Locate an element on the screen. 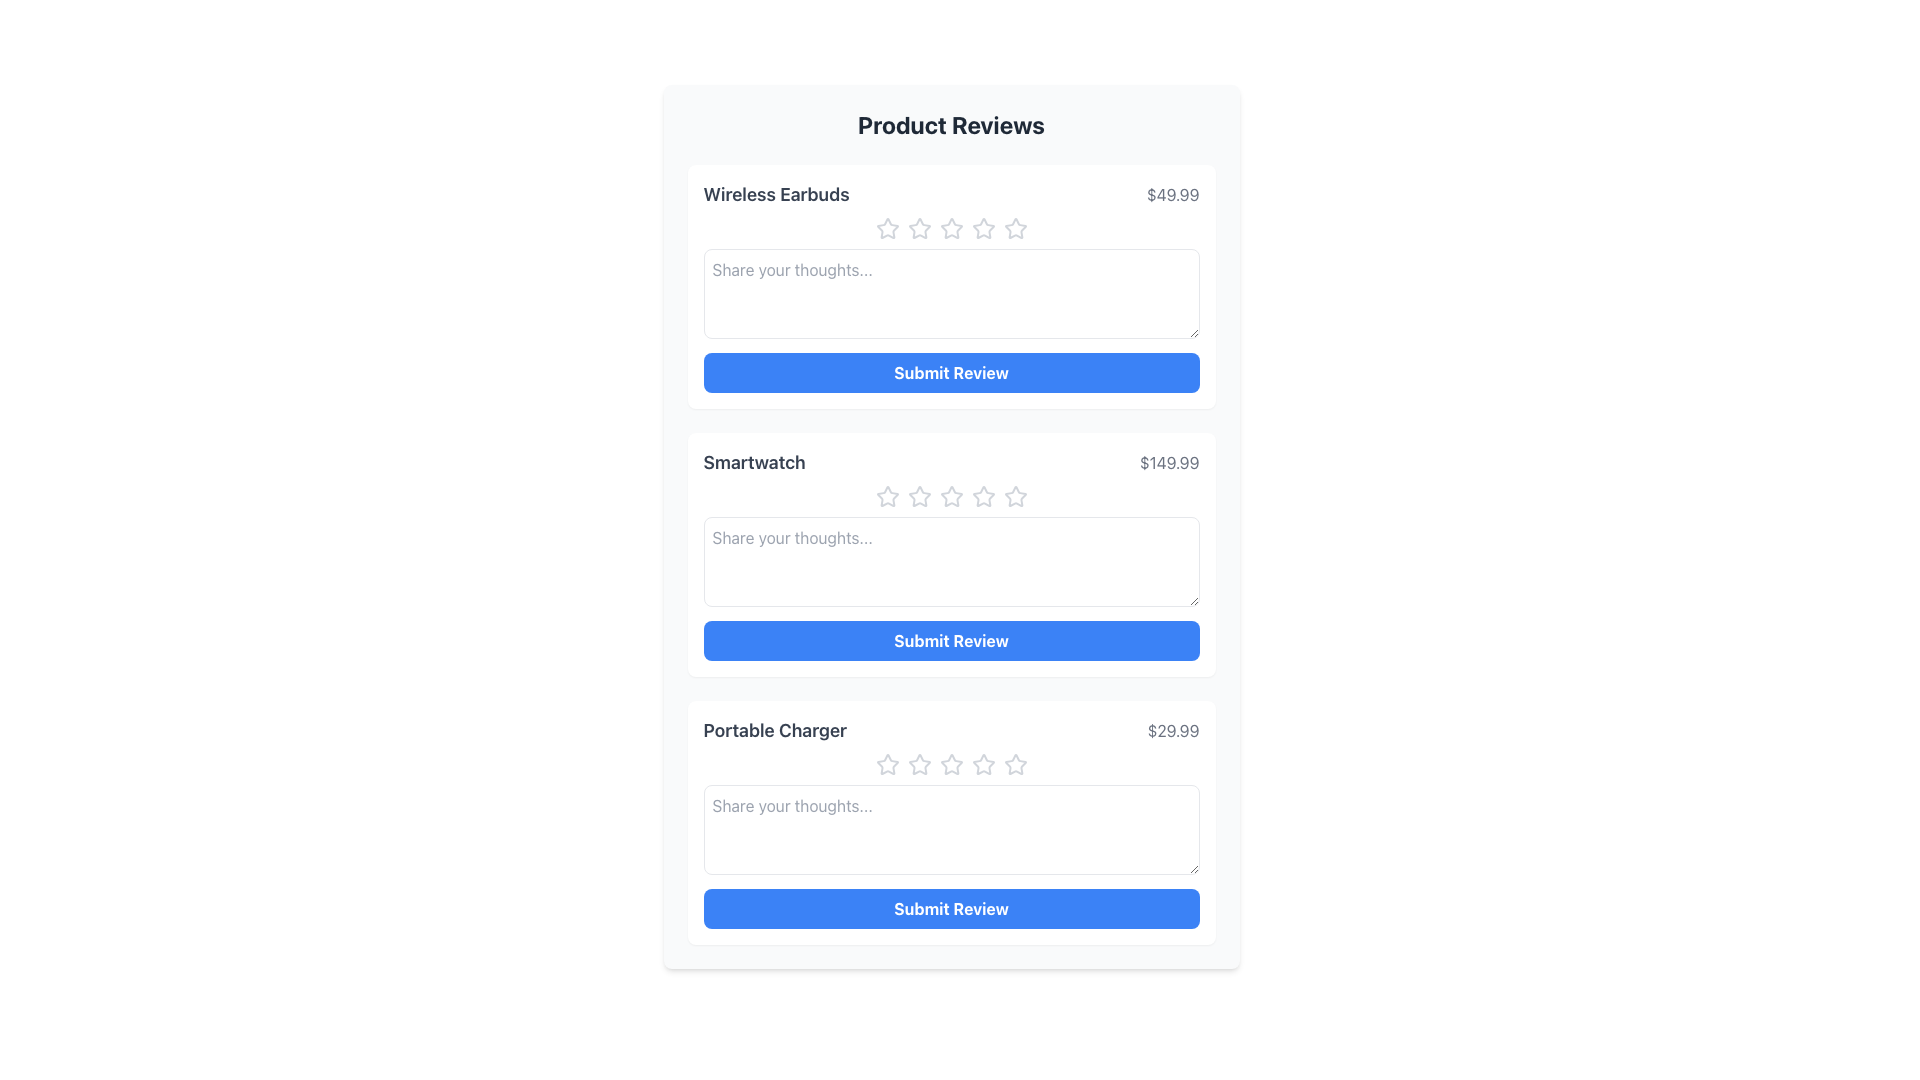 The height and width of the screenshot is (1080, 1920). the hollow star icon in the second review card under the 'Smartwatch' section to give a one-star rating is located at coordinates (886, 495).